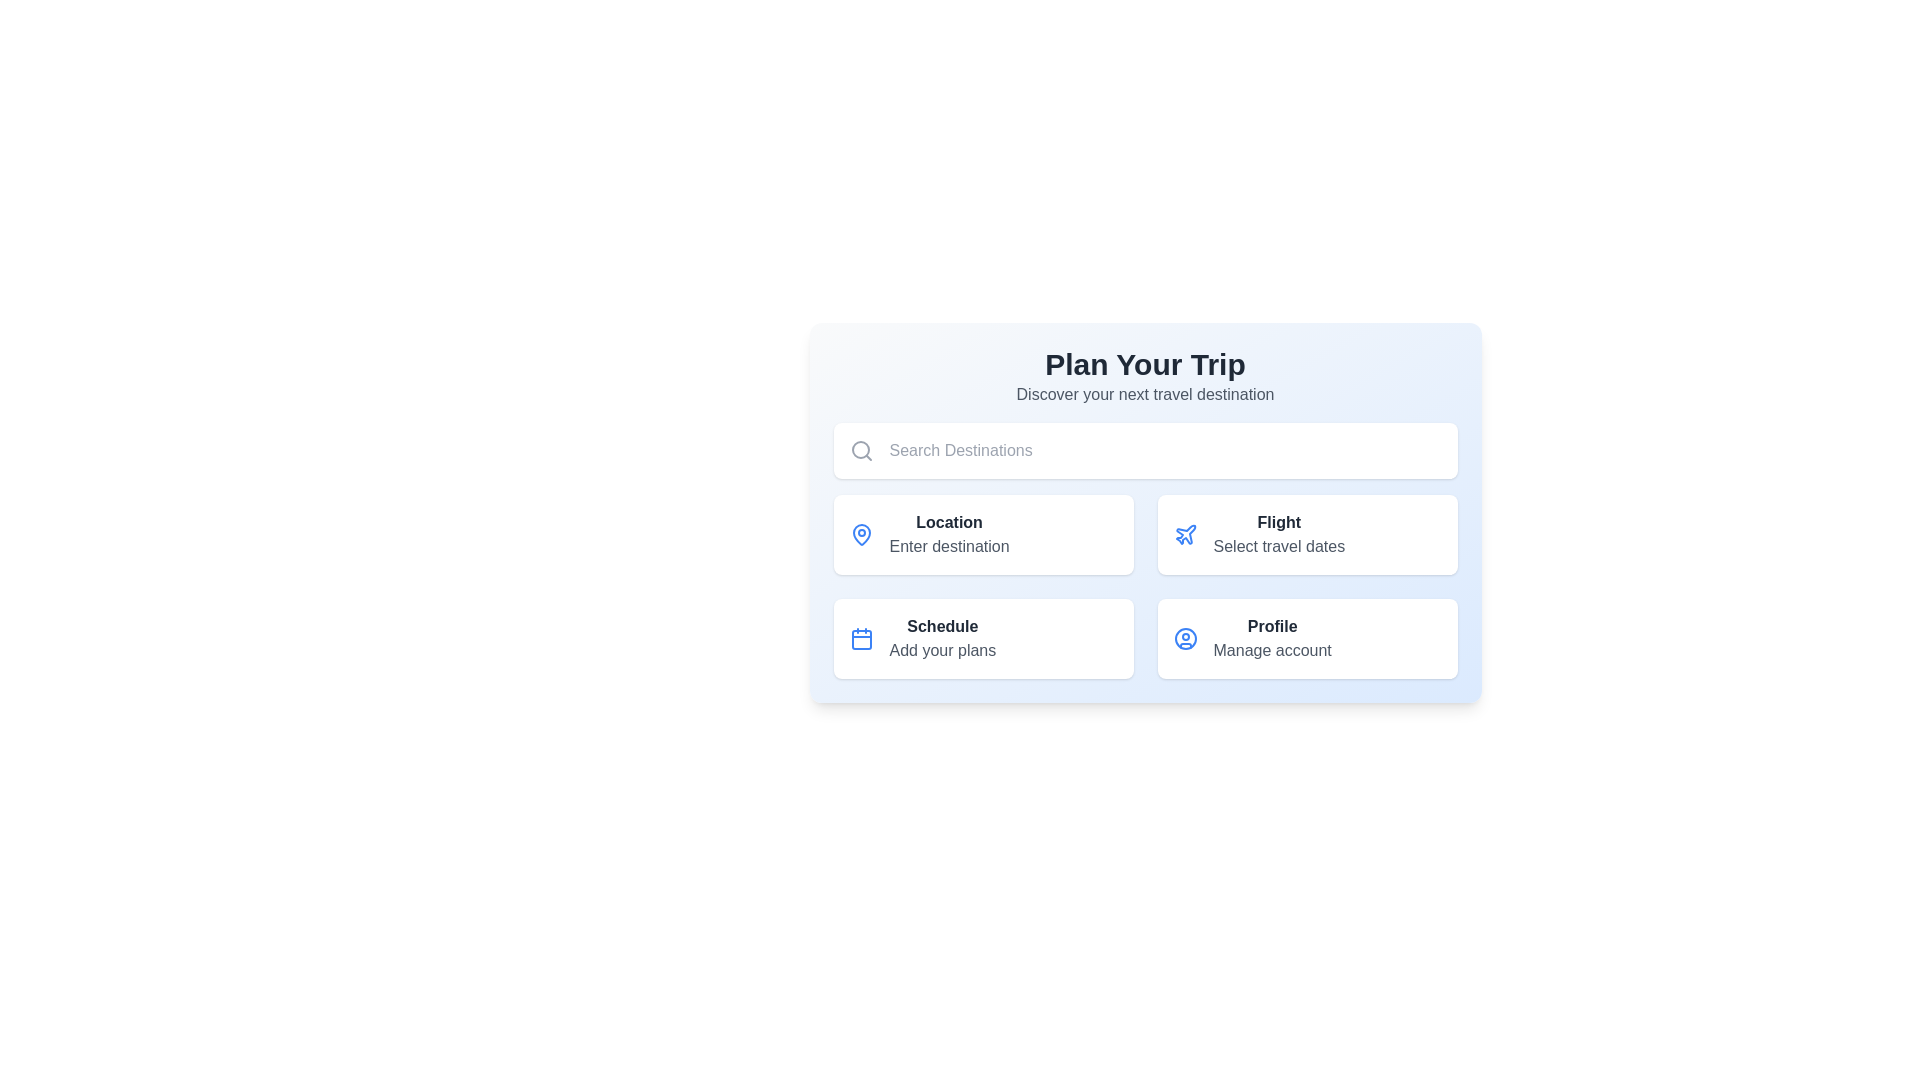 Image resolution: width=1920 pixels, height=1080 pixels. Describe the element at coordinates (1271, 639) in the screenshot. I see `text displayed in the card-style UI unit, which includes 'Profile' in bold dark gray and 'Manage account' in lighter gray` at that location.